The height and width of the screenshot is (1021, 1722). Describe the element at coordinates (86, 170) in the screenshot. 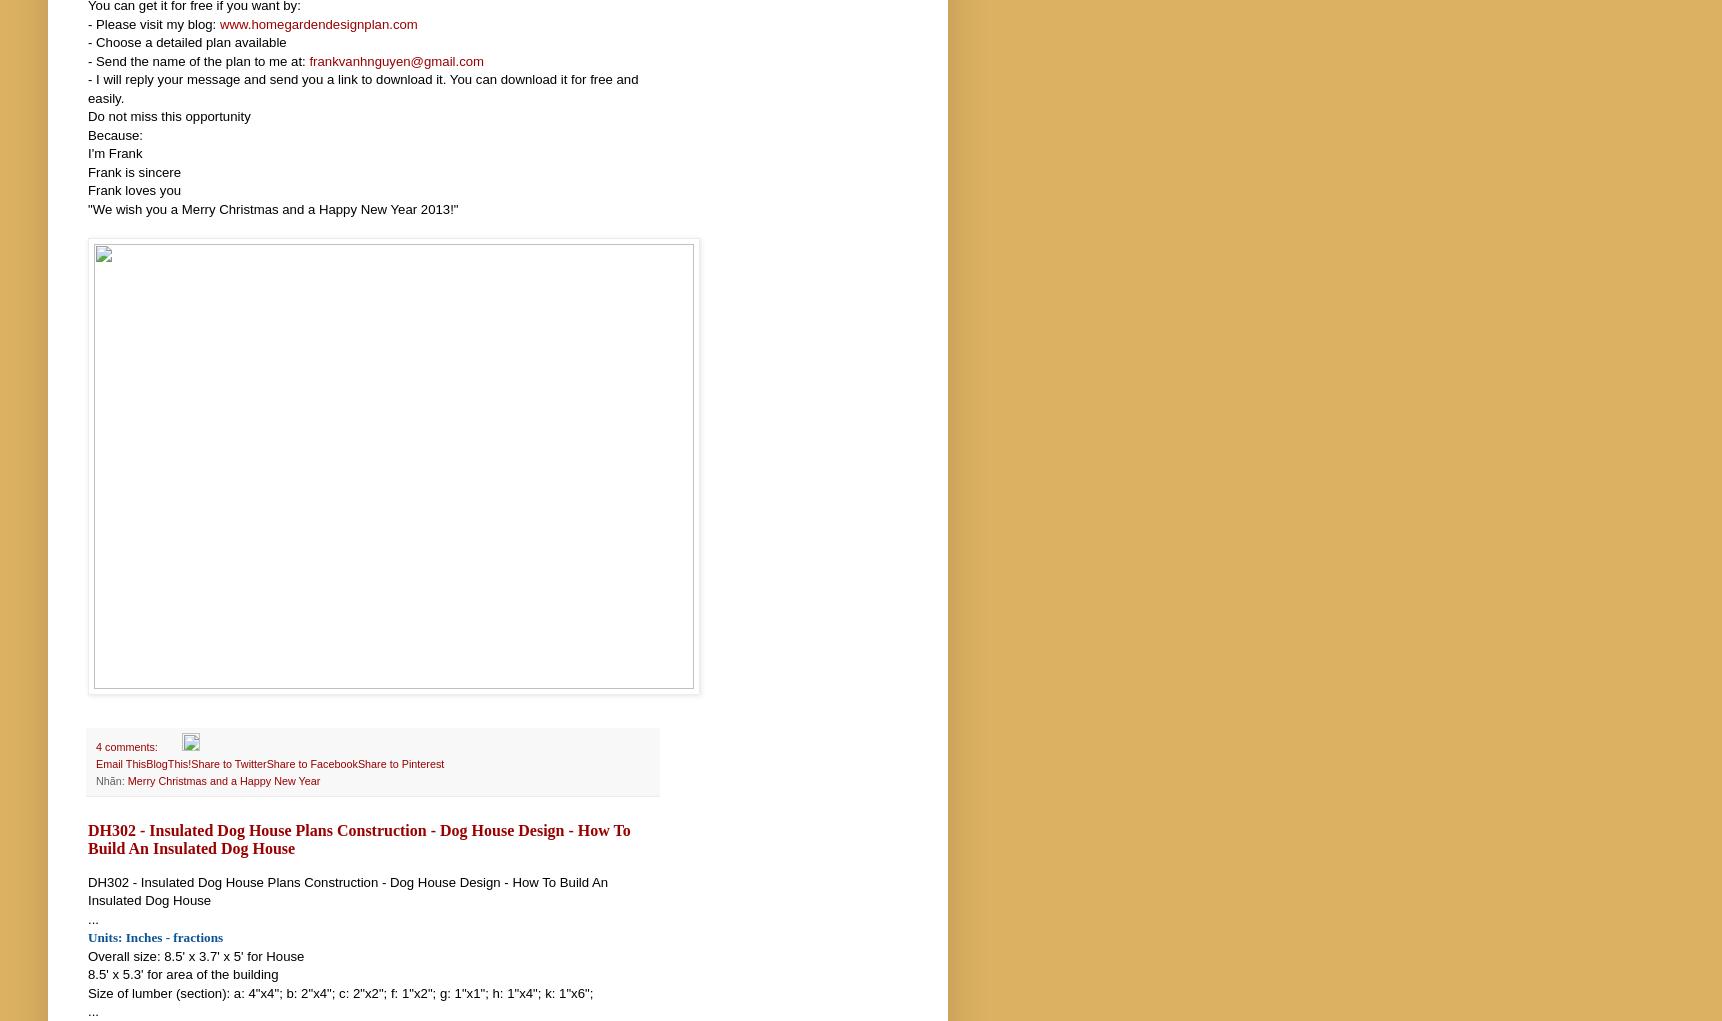

I see `'Frank is sincere'` at that location.